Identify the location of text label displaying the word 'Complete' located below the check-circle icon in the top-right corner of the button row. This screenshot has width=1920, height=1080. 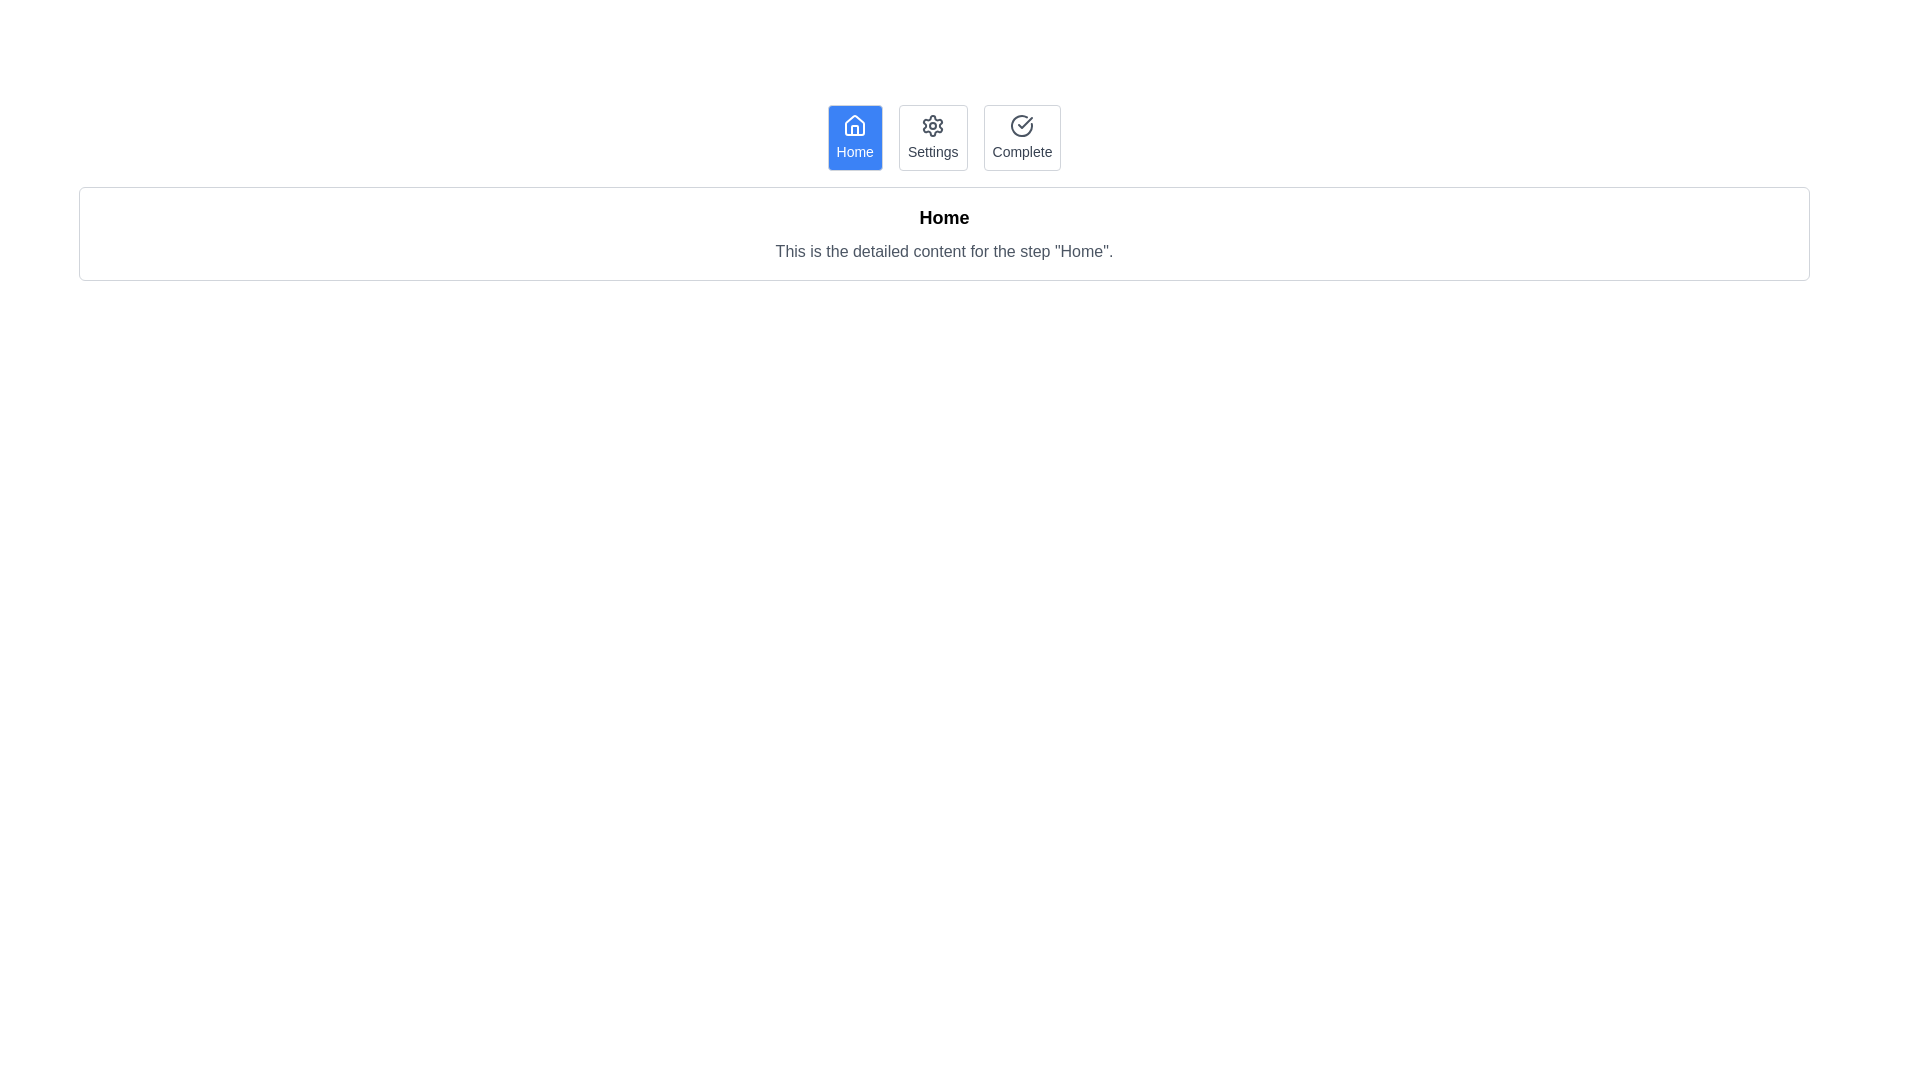
(1022, 150).